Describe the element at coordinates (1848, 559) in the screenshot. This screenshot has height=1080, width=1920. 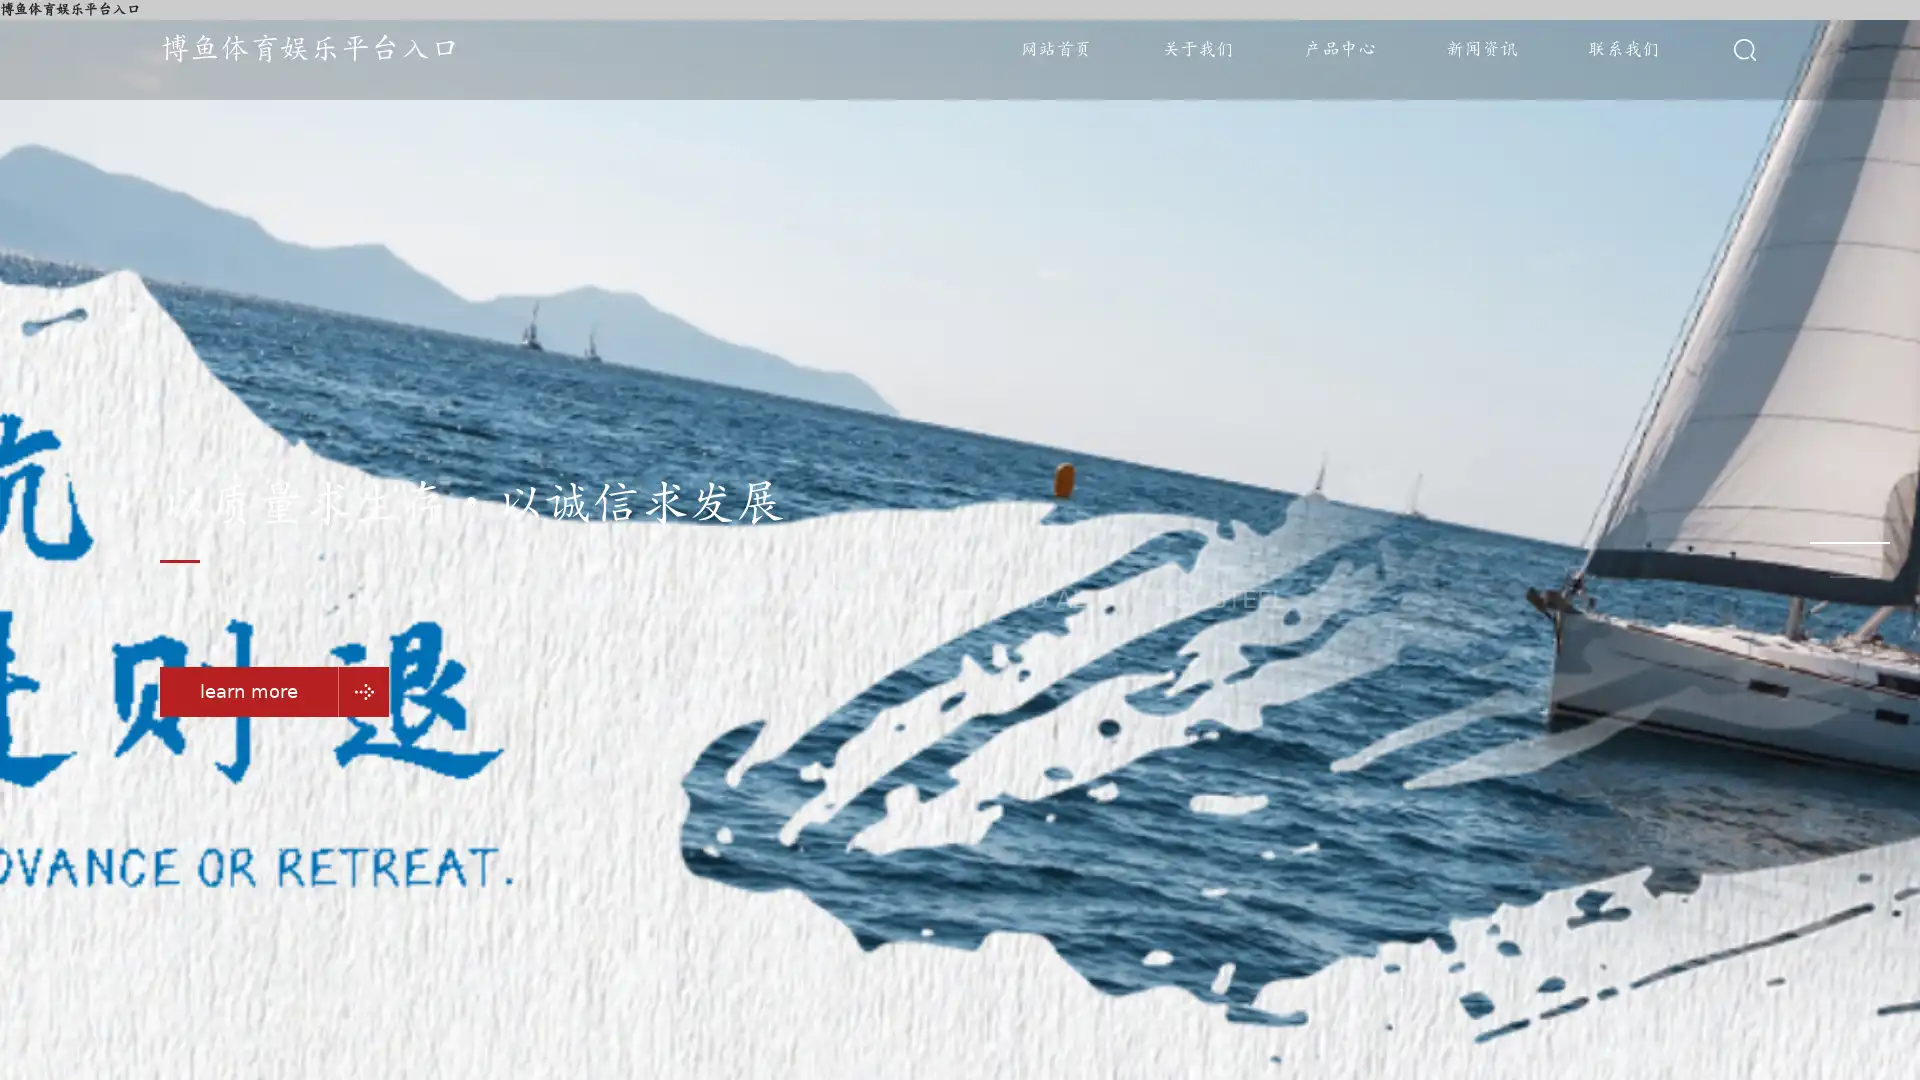
I see `Go to slide 2` at that location.